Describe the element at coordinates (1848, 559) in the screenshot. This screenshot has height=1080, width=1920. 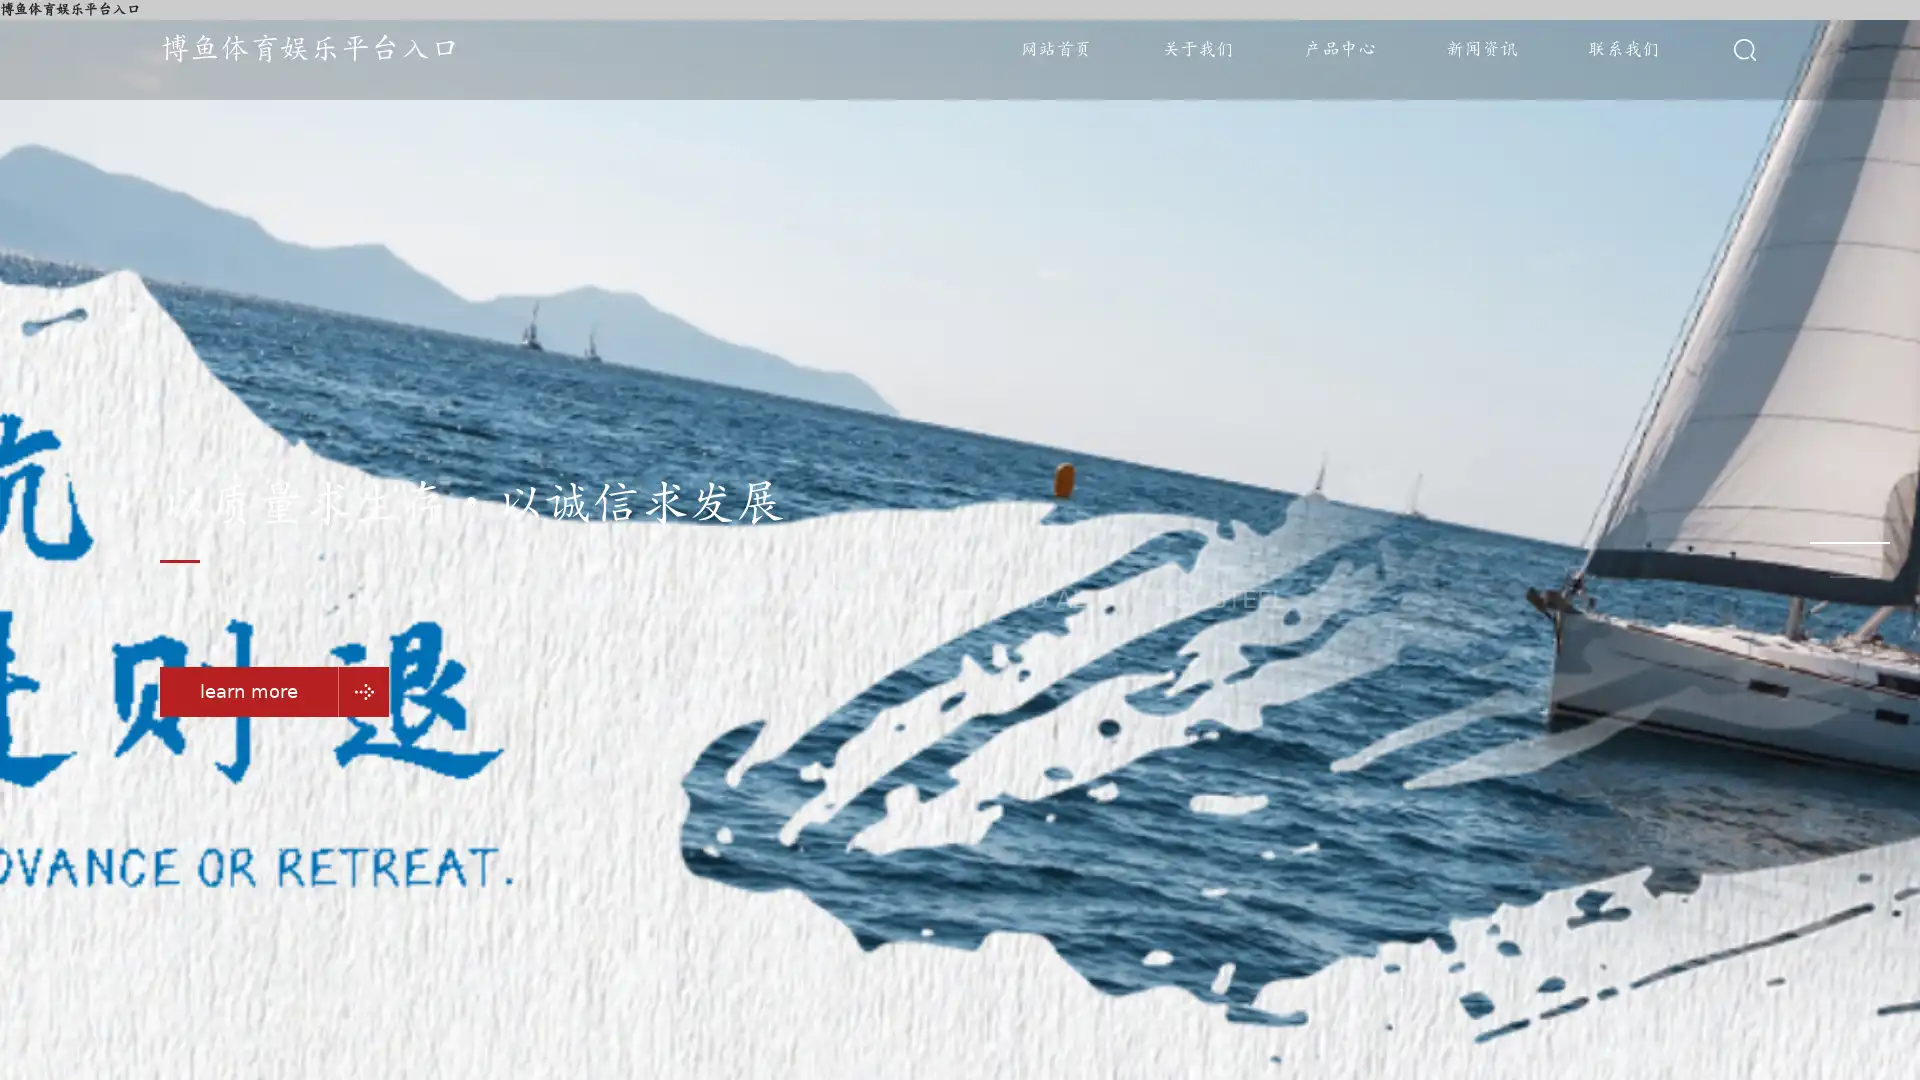
I see `Go to slide 2` at that location.